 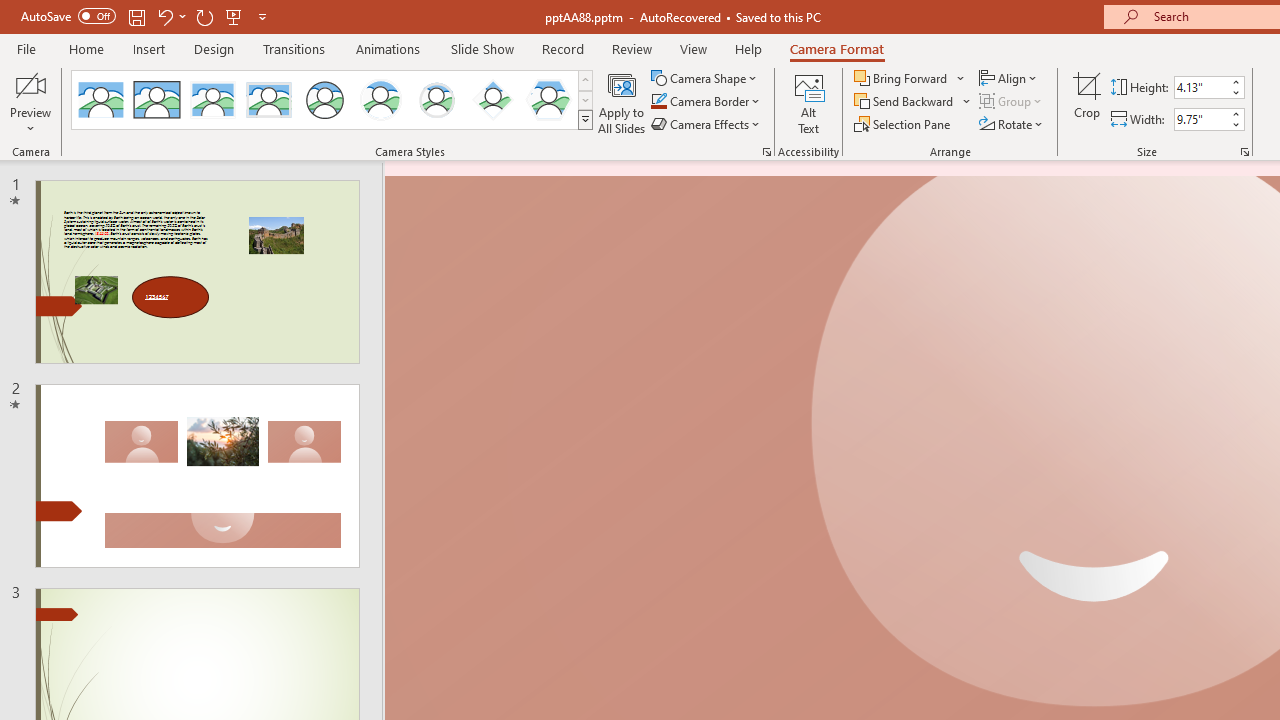 What do you see at coordinates (837, 48) in the screenshot?
I see `'Camera Format'` at bounding box center [837, 48].